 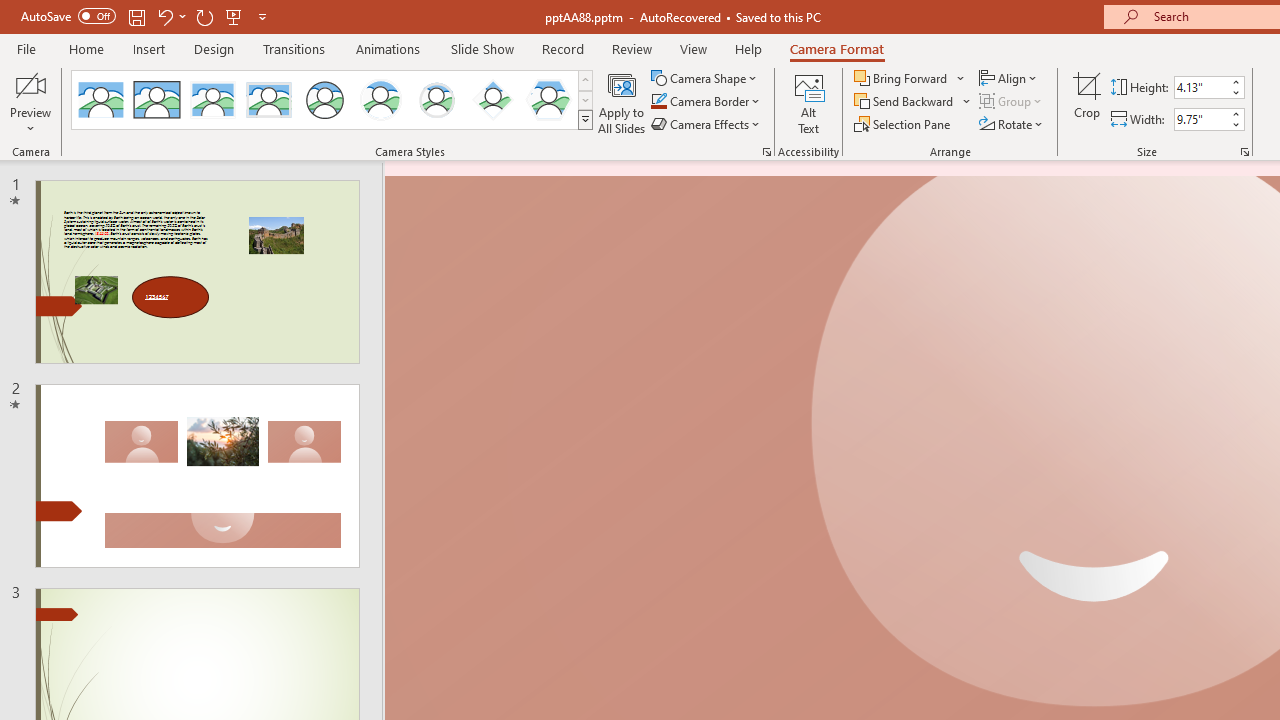 What do you see at coordinates (837, 48) in the screenshot?
I see `'Camera Format'` at bounding box center [837, 48].